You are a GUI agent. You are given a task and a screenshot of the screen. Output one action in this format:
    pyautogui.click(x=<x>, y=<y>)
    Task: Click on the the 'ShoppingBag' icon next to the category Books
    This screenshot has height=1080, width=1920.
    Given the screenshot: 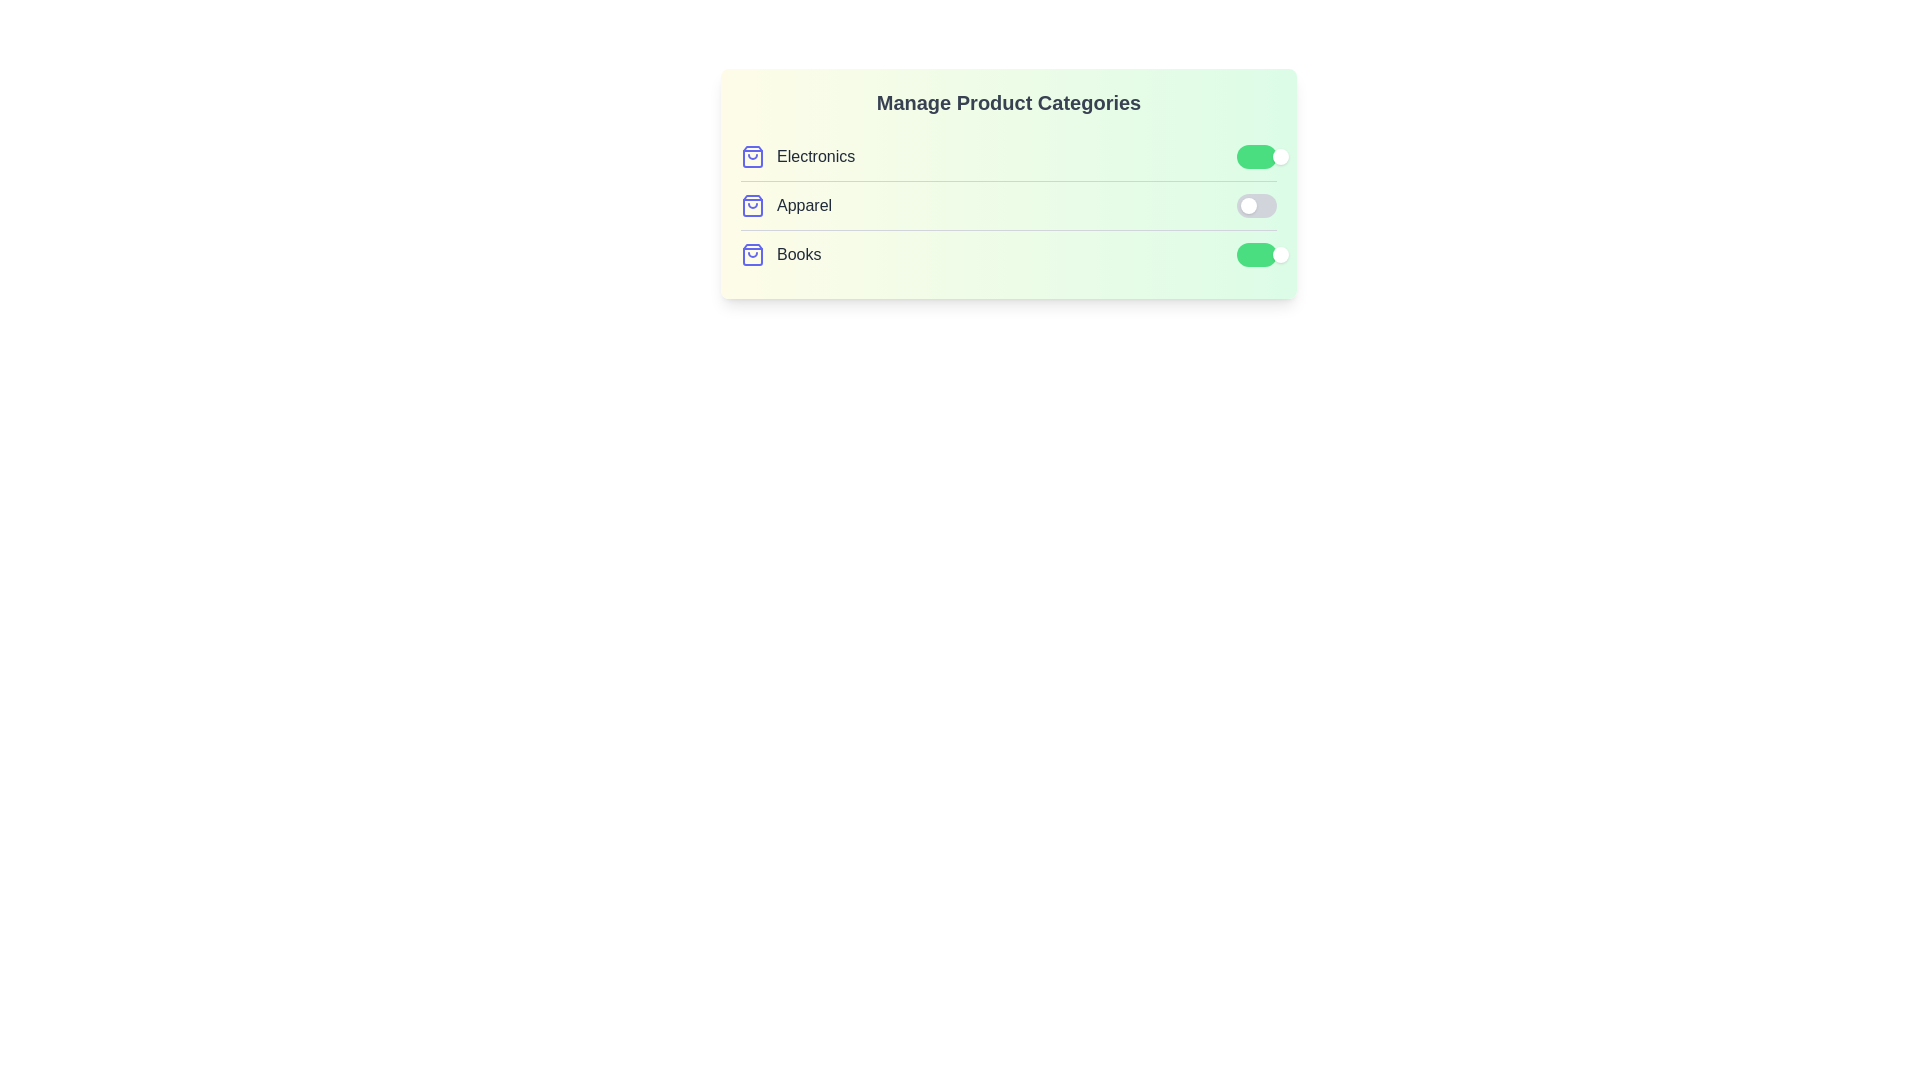 What is the action you would take?
    pyautogui.click(x=752, y=253)
    